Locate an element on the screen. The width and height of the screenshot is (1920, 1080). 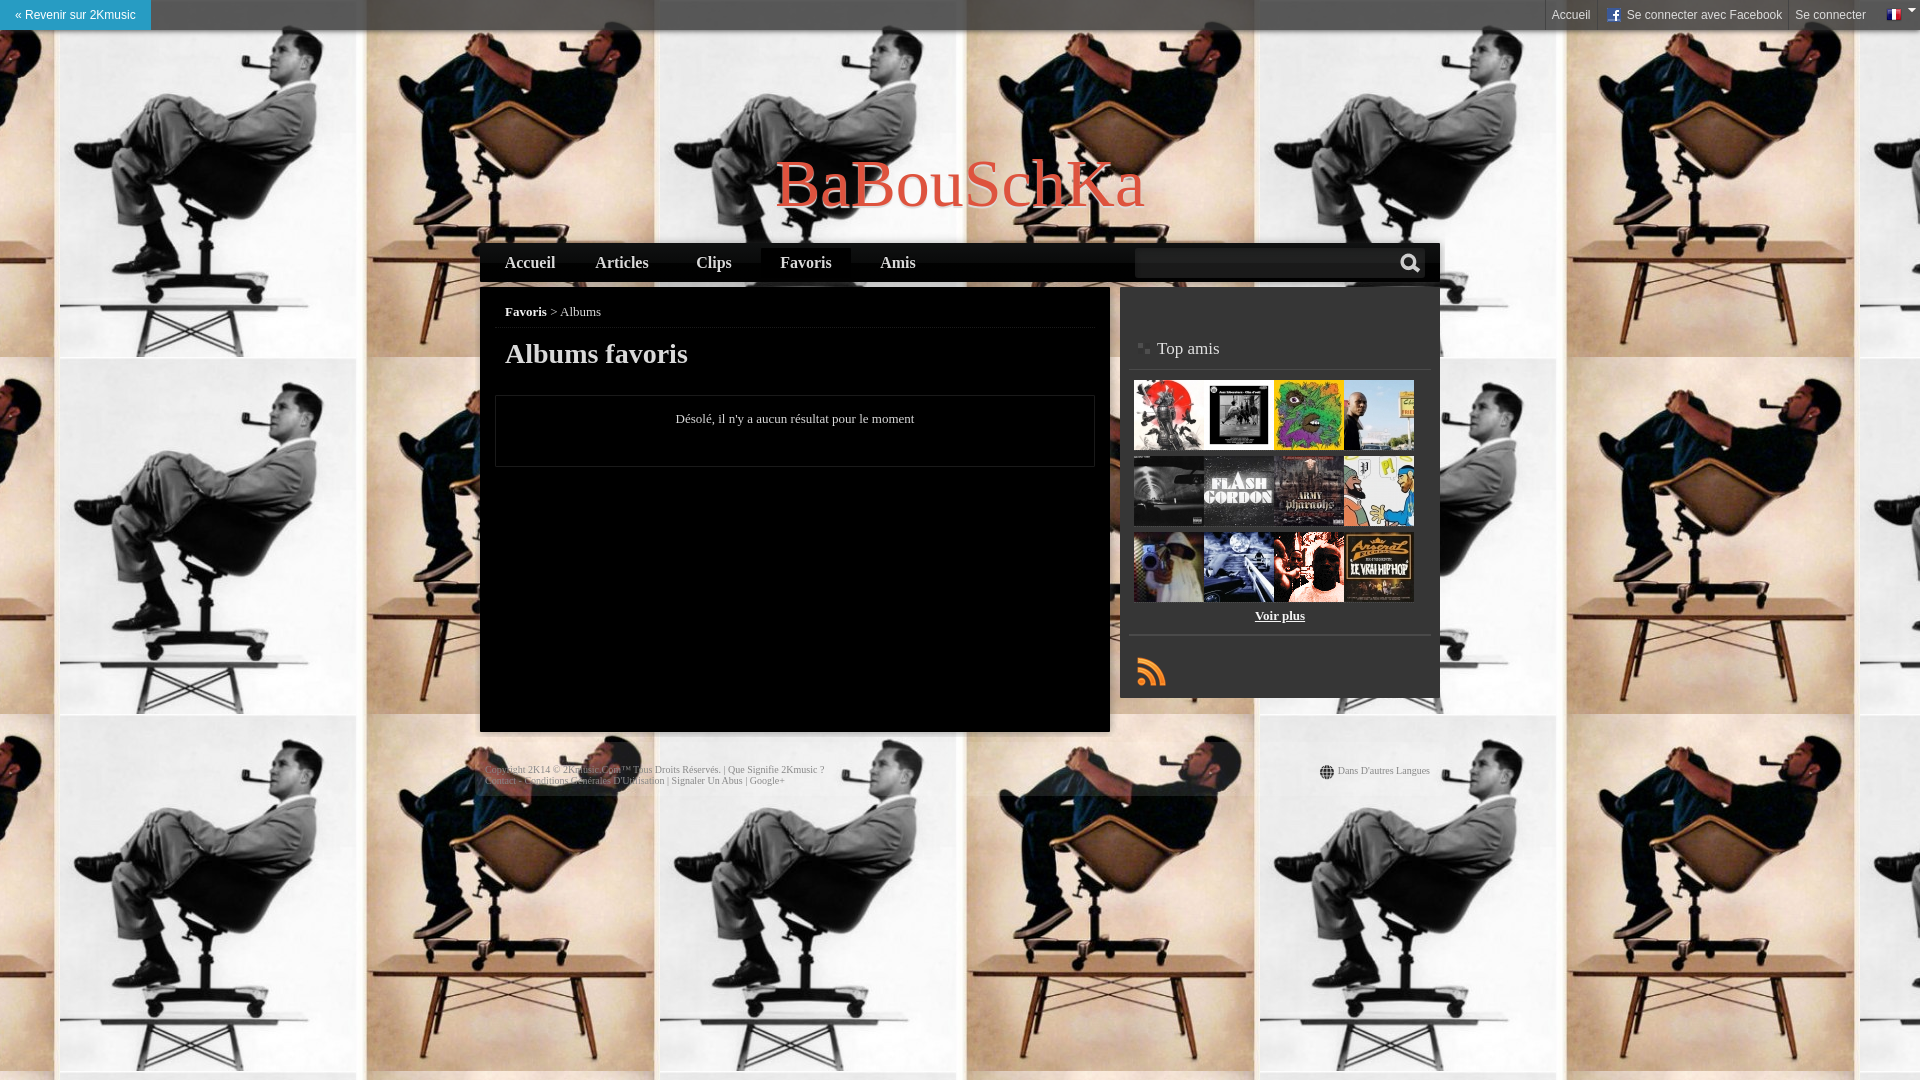
'BaBouSchKa' is located at coordinates (960, 183).